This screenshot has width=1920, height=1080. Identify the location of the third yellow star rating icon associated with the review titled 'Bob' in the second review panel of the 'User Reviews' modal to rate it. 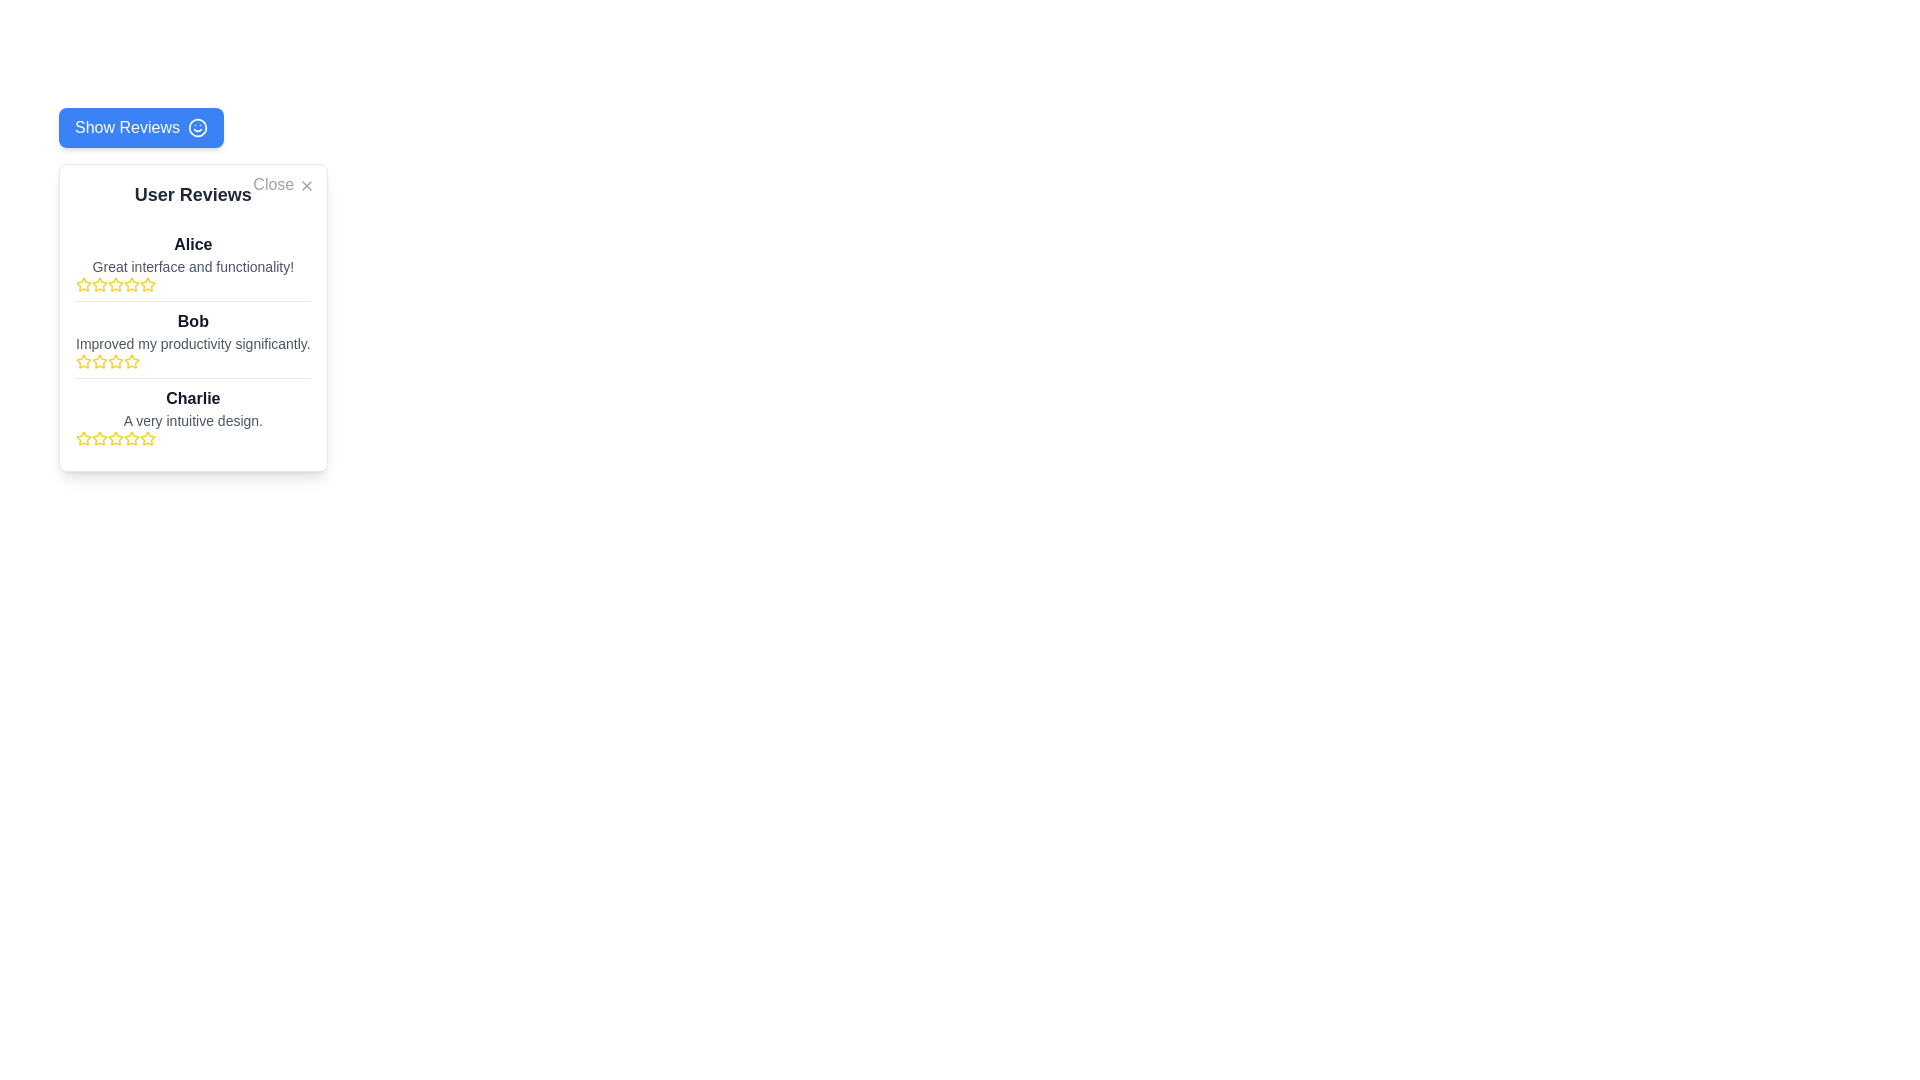
(99, 362).